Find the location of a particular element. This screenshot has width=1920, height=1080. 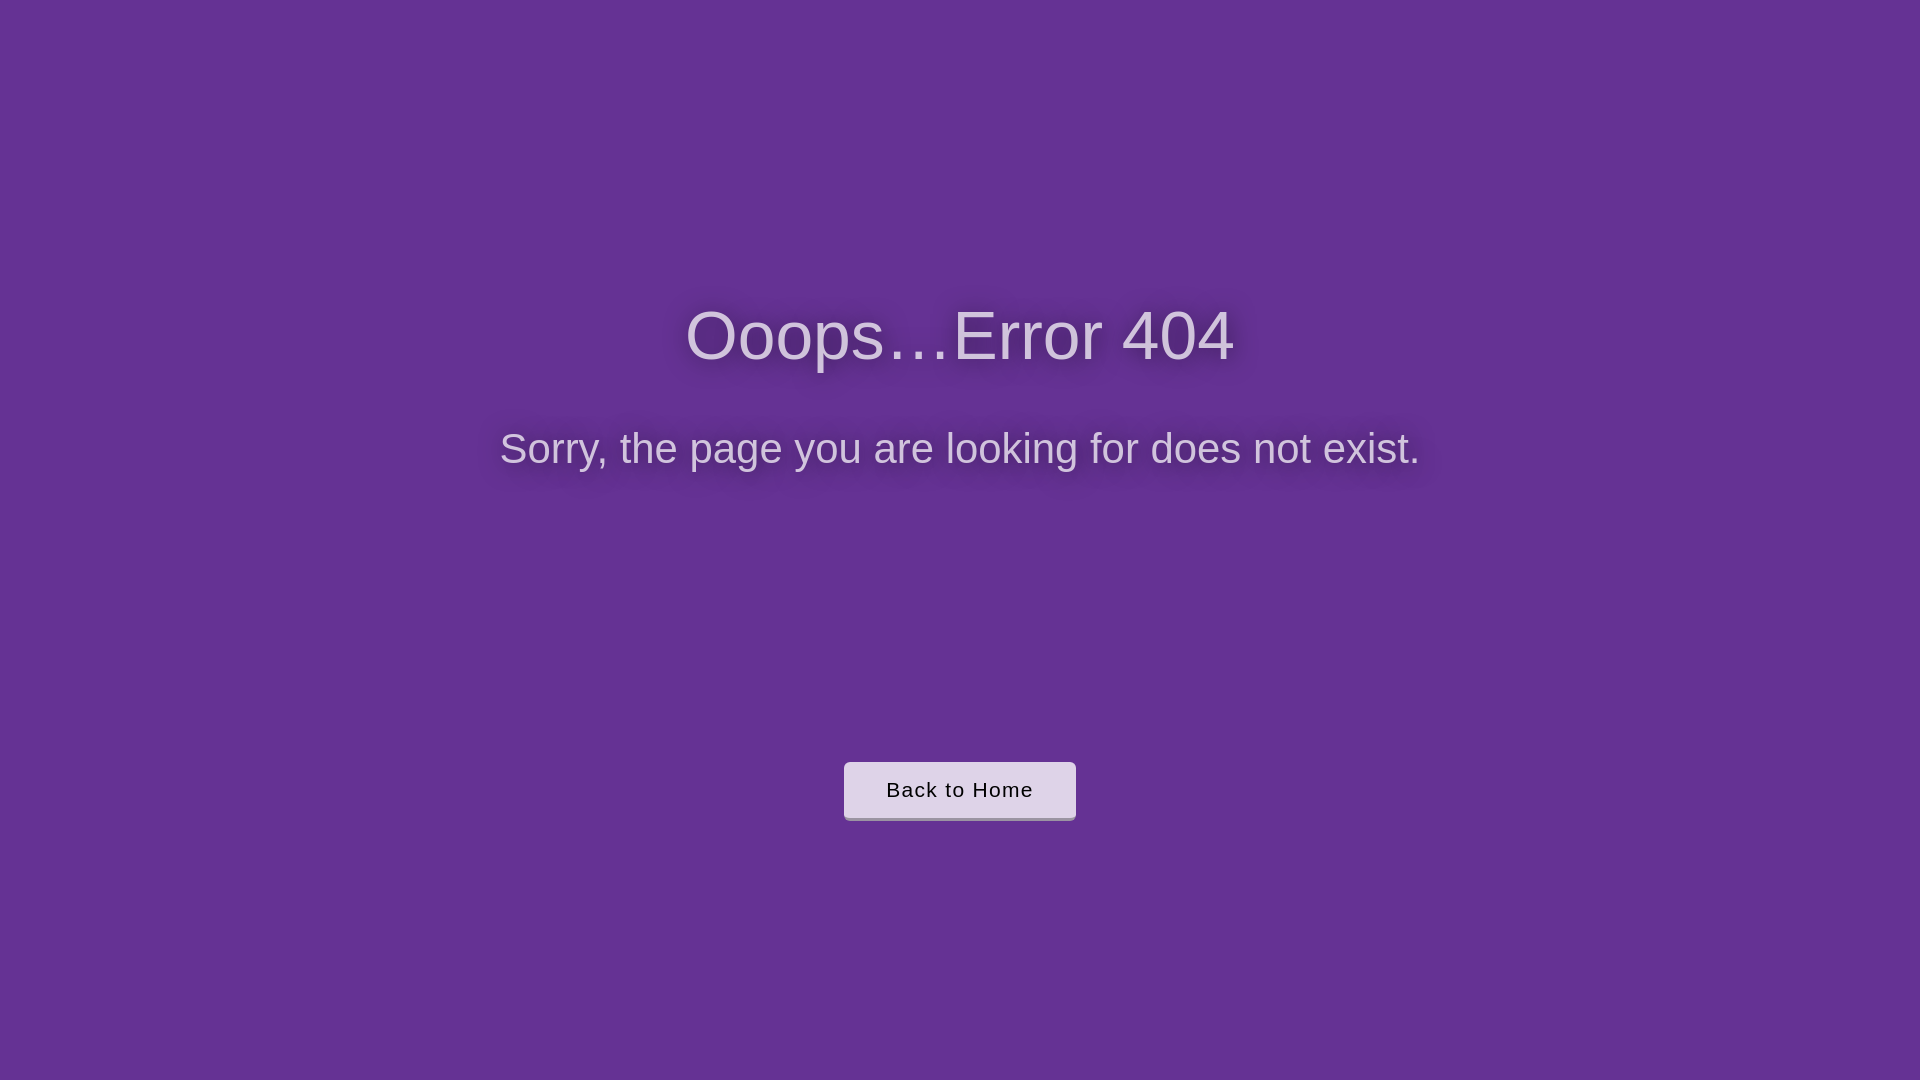

'Back to Home' is located at coordinates (960, 790).